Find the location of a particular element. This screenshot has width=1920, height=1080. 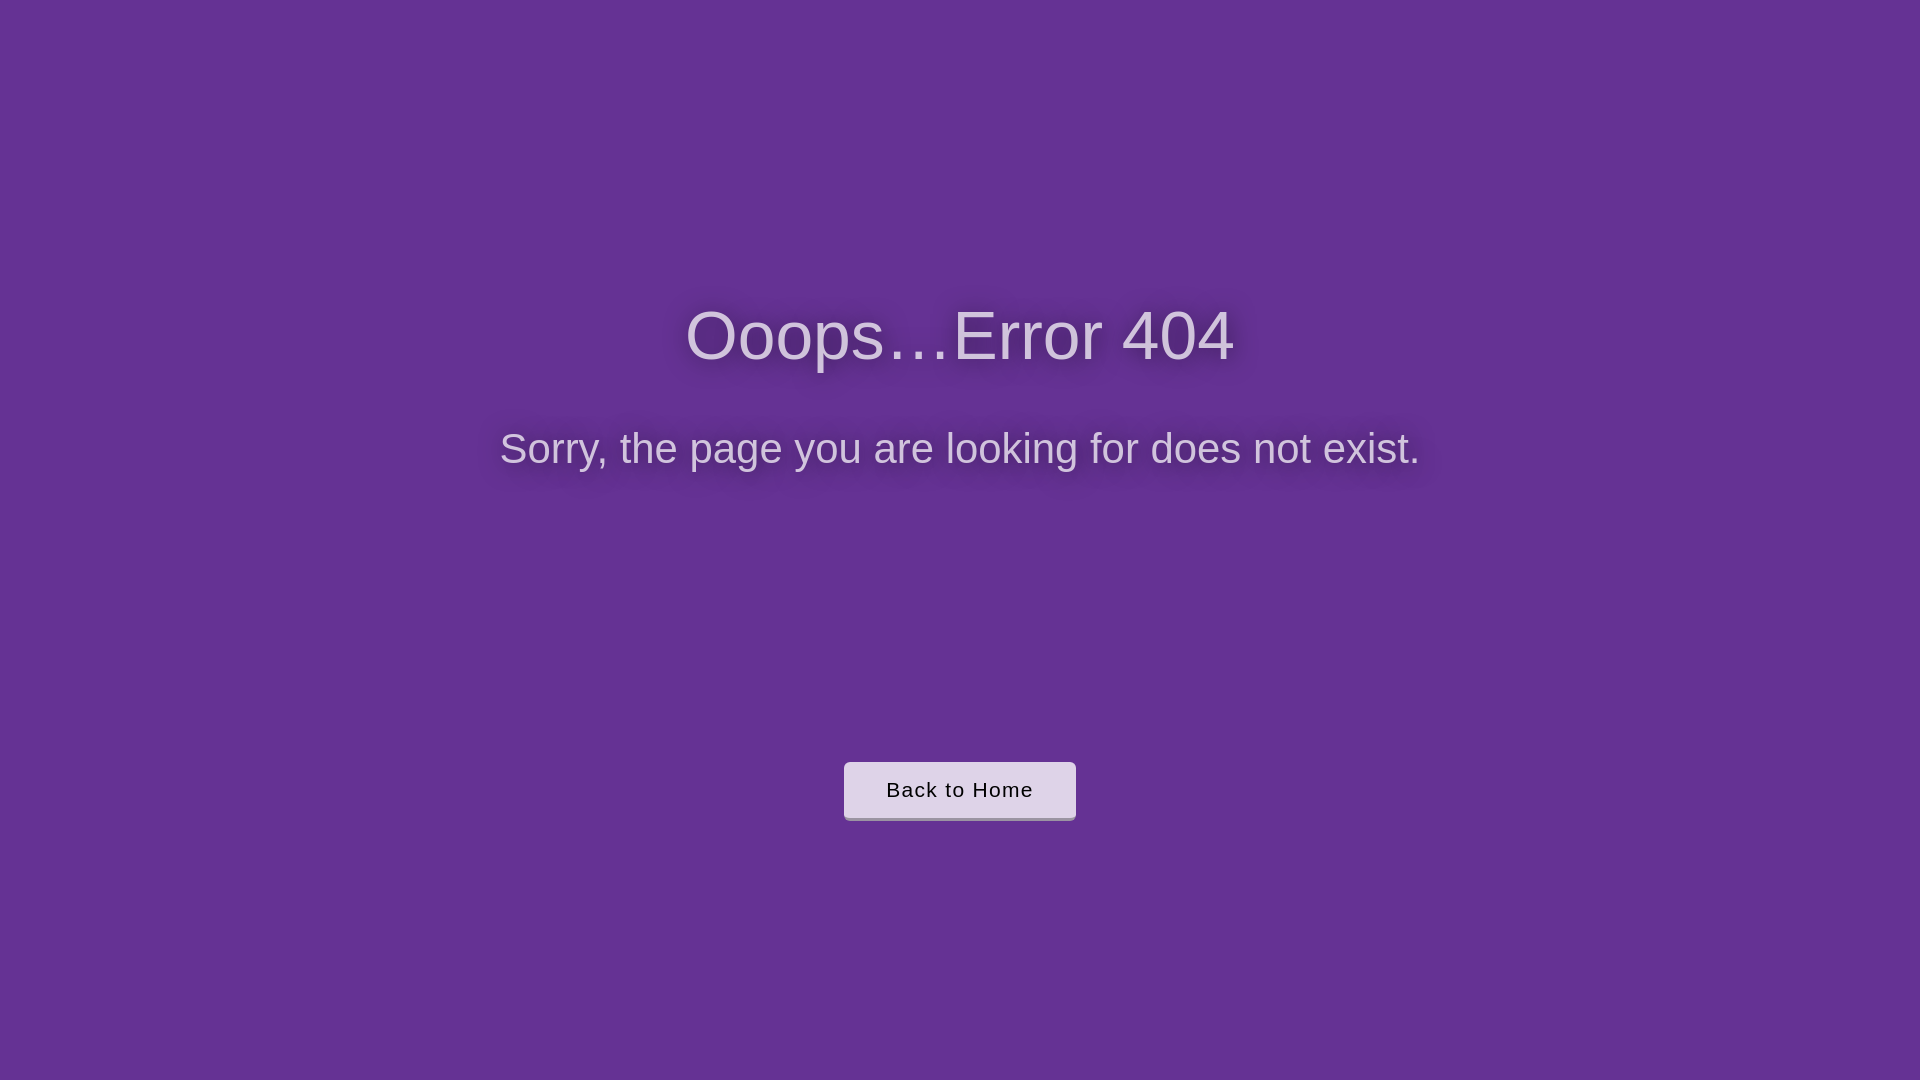

'Back to Home' is located at coordinates (960, 790).